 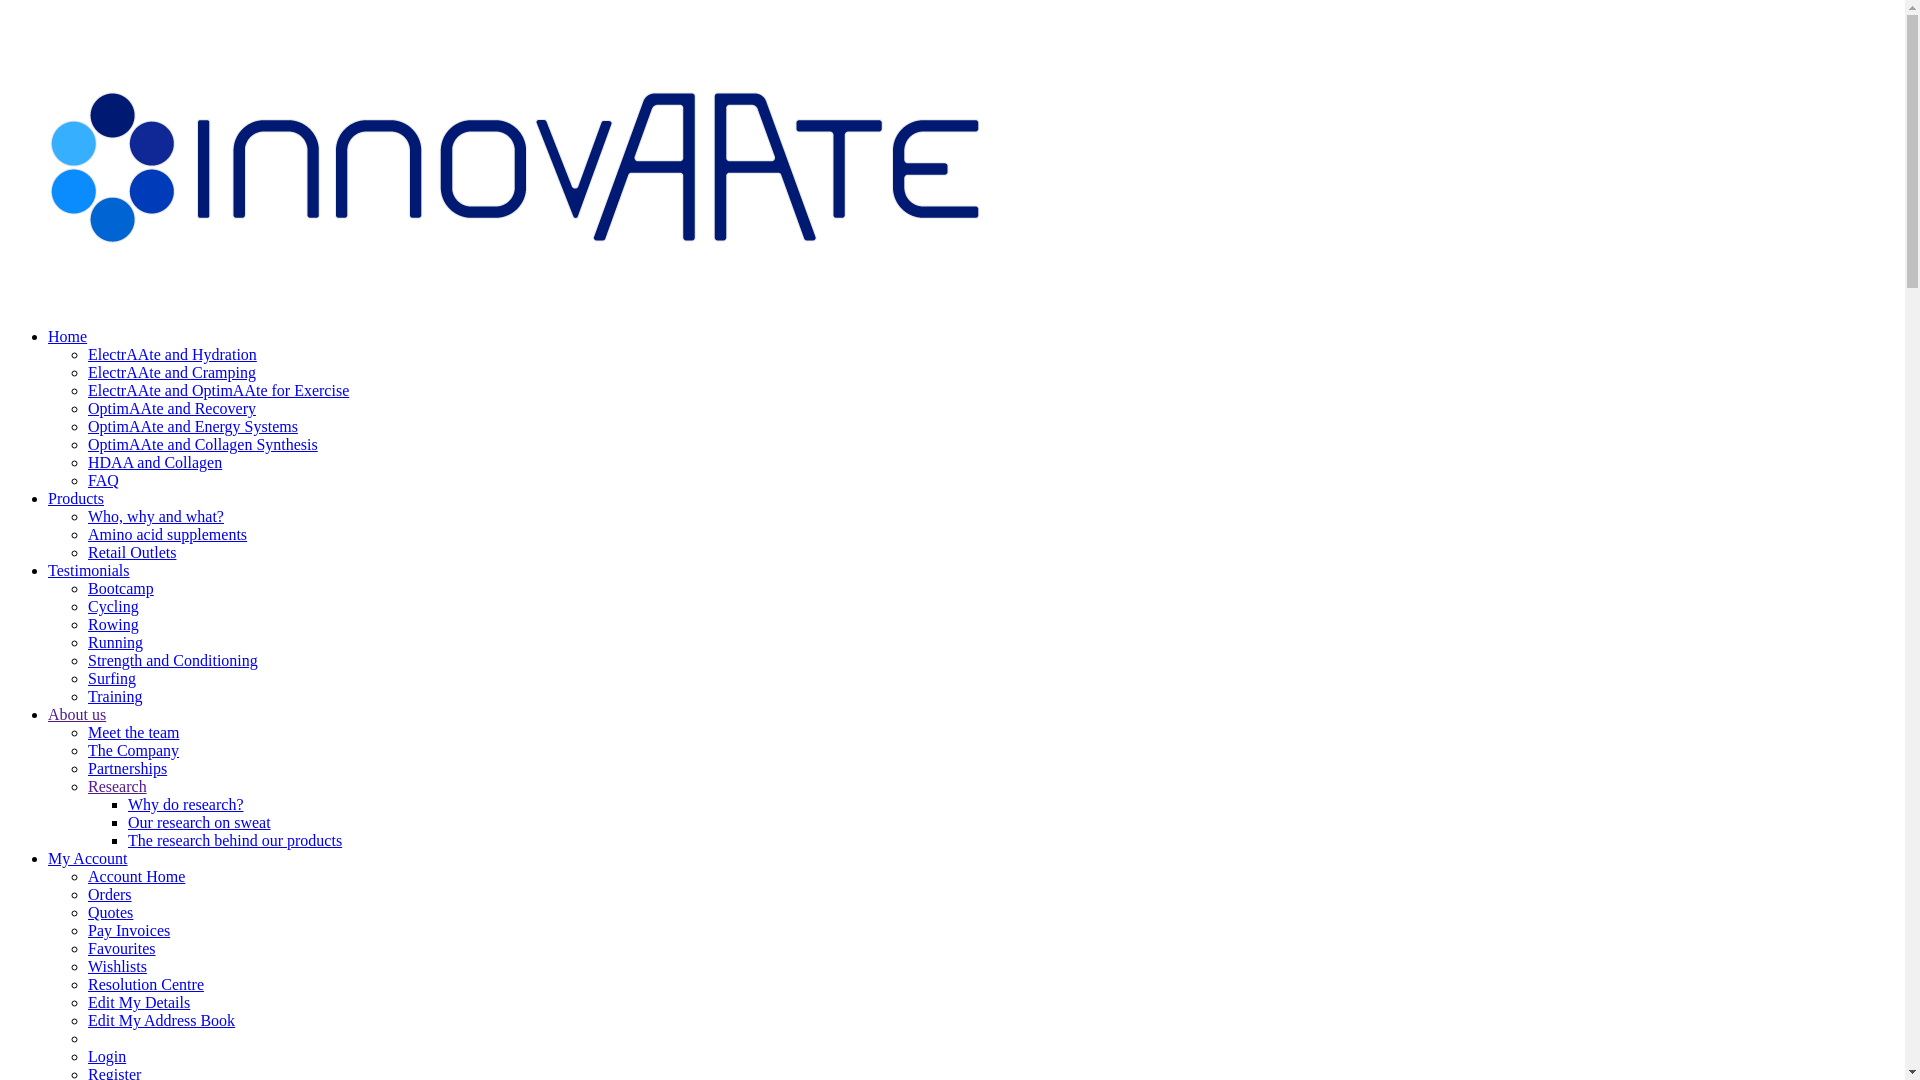 I want to click on 'Pay Invoices', so click(x=128, y=930).